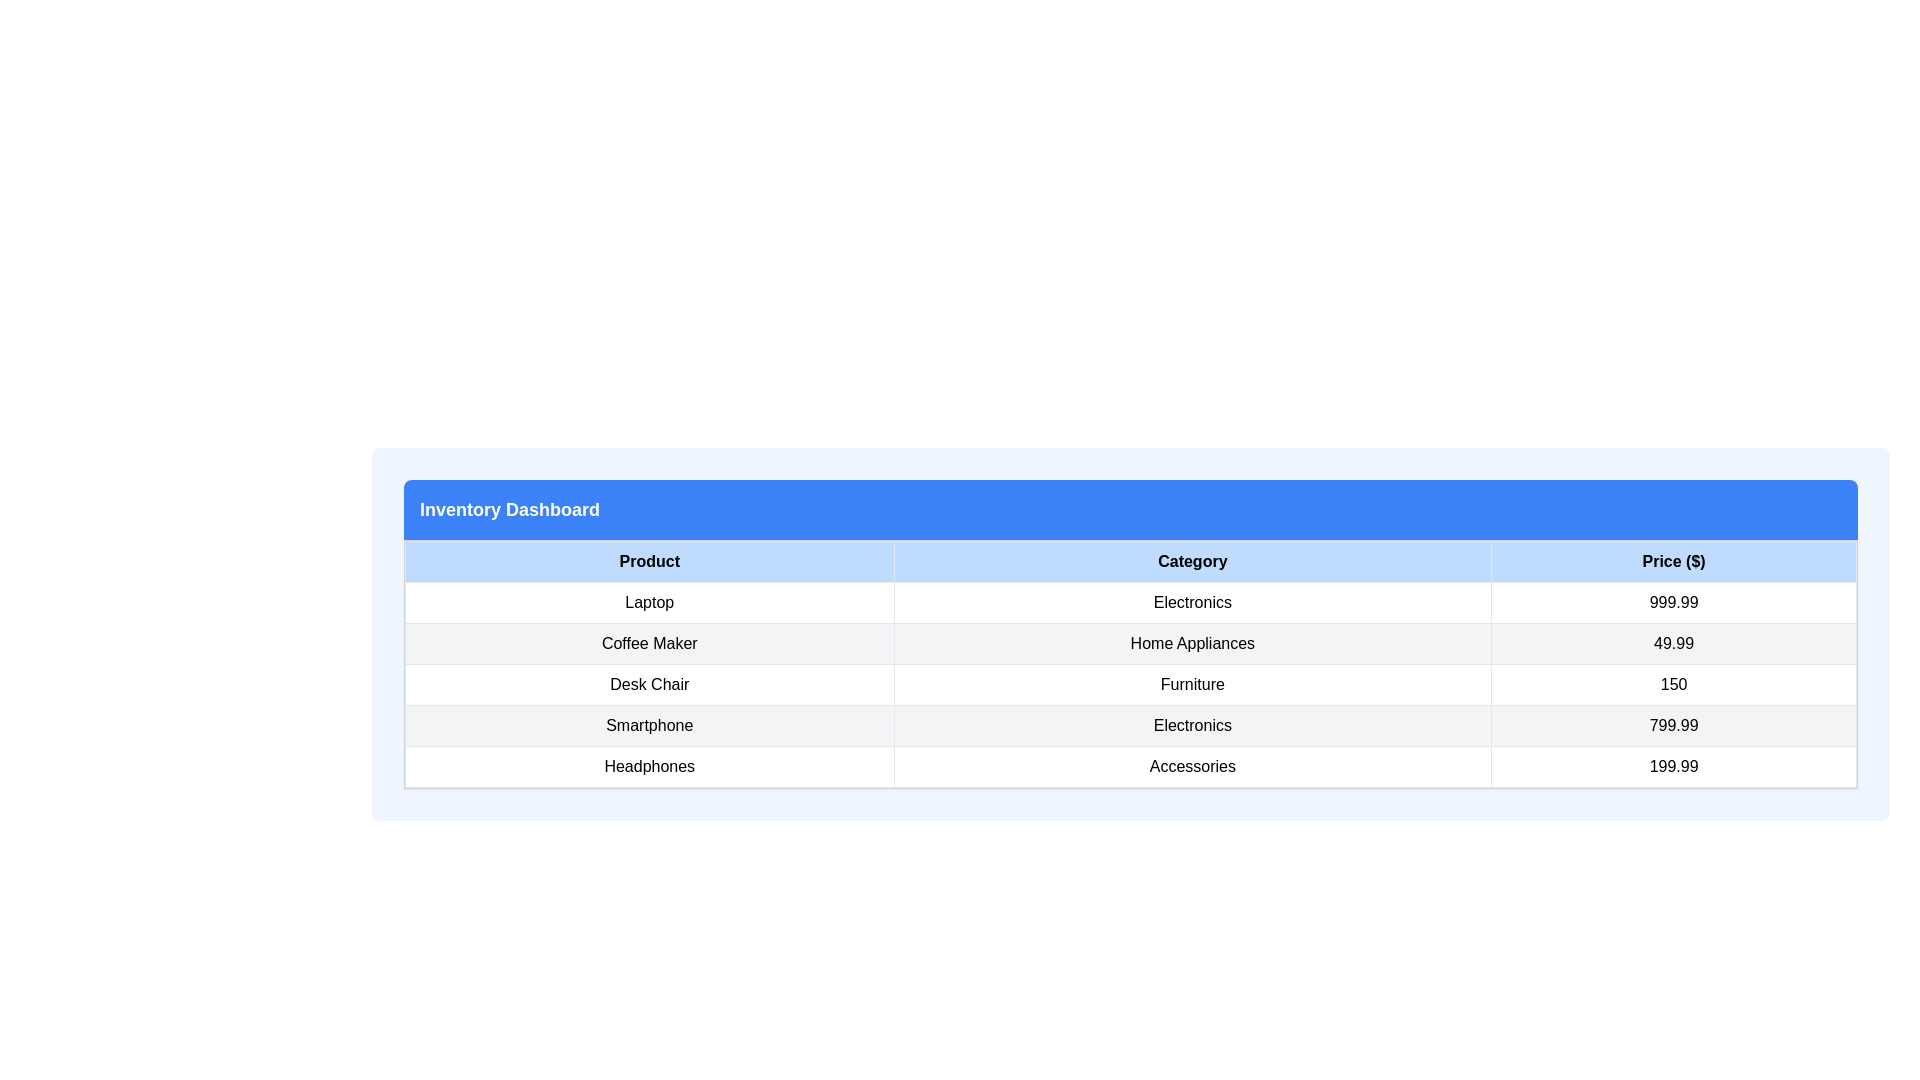 The width and height of the screenshot is (1920, 1080). What do you see at coordinates (1192, 601) in the screenshot?
I see `the 'Electronics' text label, which is centrally positioned in the 'Category' column of the second row in the table` at bounding box center [1192, 601].